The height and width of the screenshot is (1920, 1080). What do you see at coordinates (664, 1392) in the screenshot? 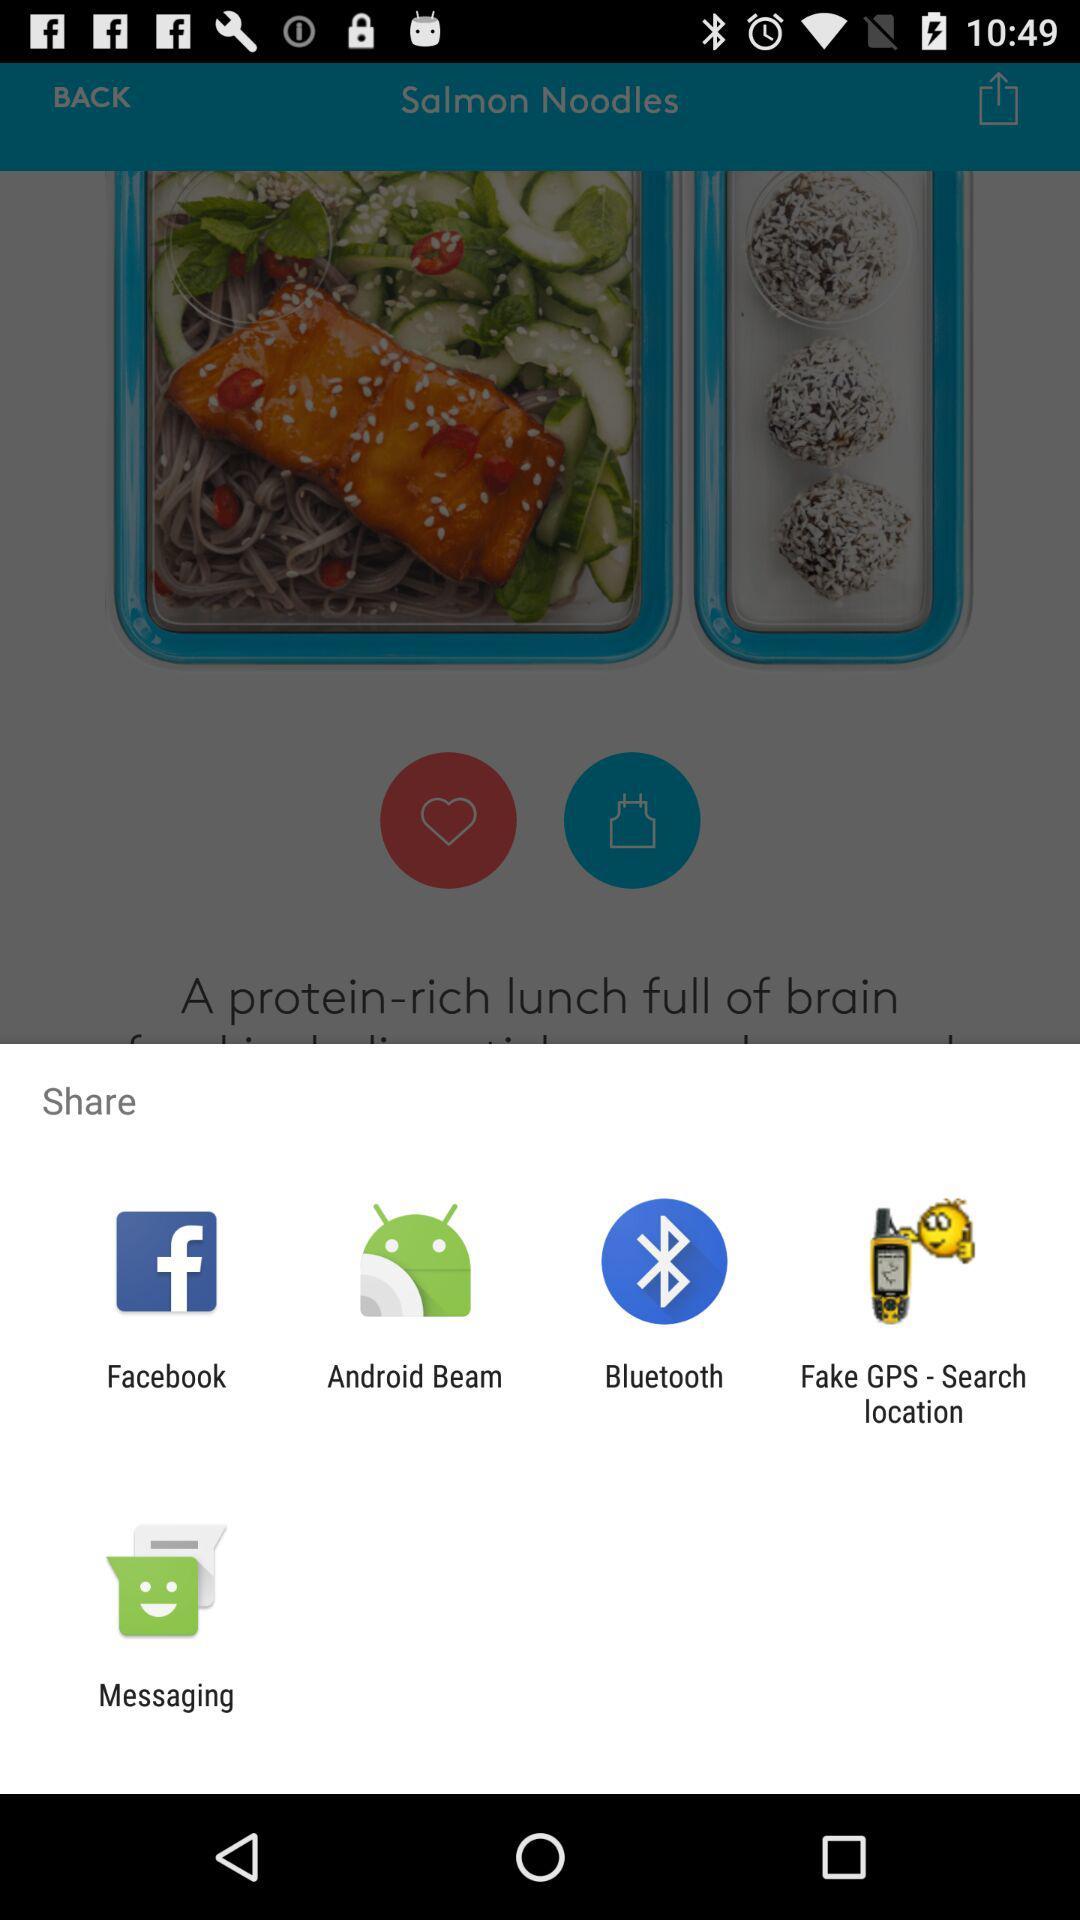
I see `bluetooth item` at bounding box center [664, 1392].